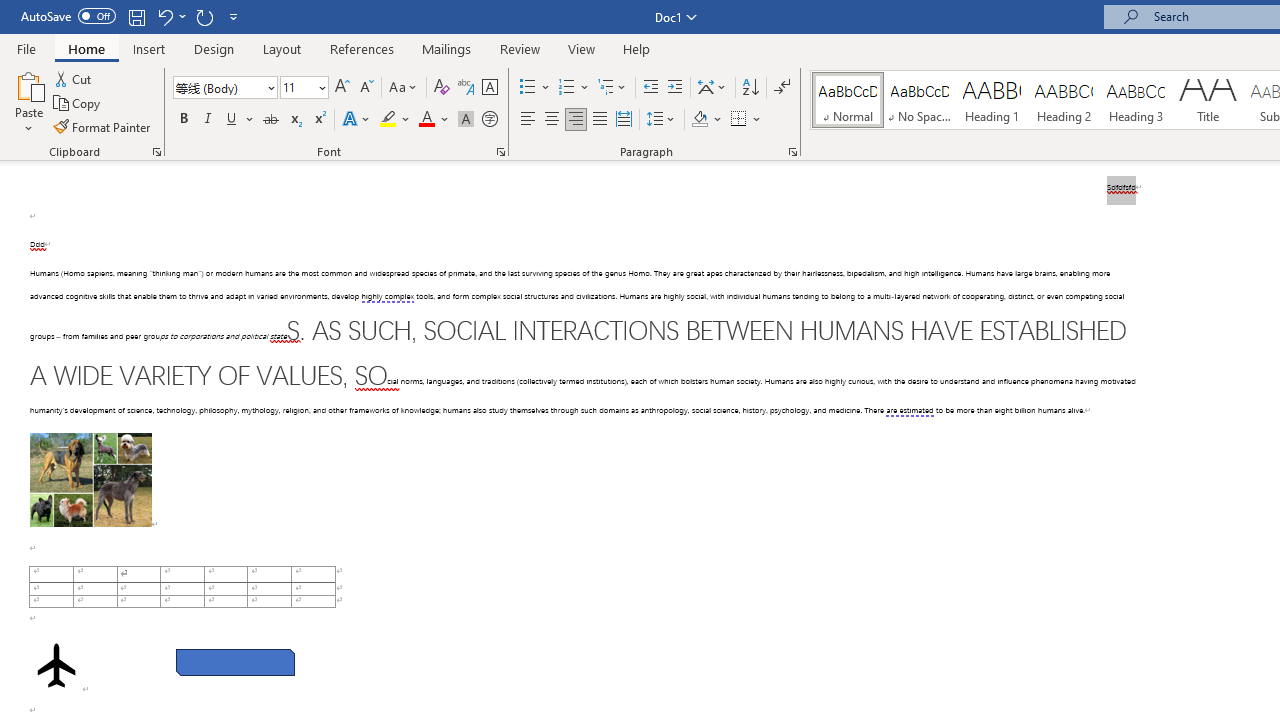 This screenshot has height=720, width=1280. Describe the element at coordinates (102, 127) in the screenshot. I see `'Format Painter'` at that location.